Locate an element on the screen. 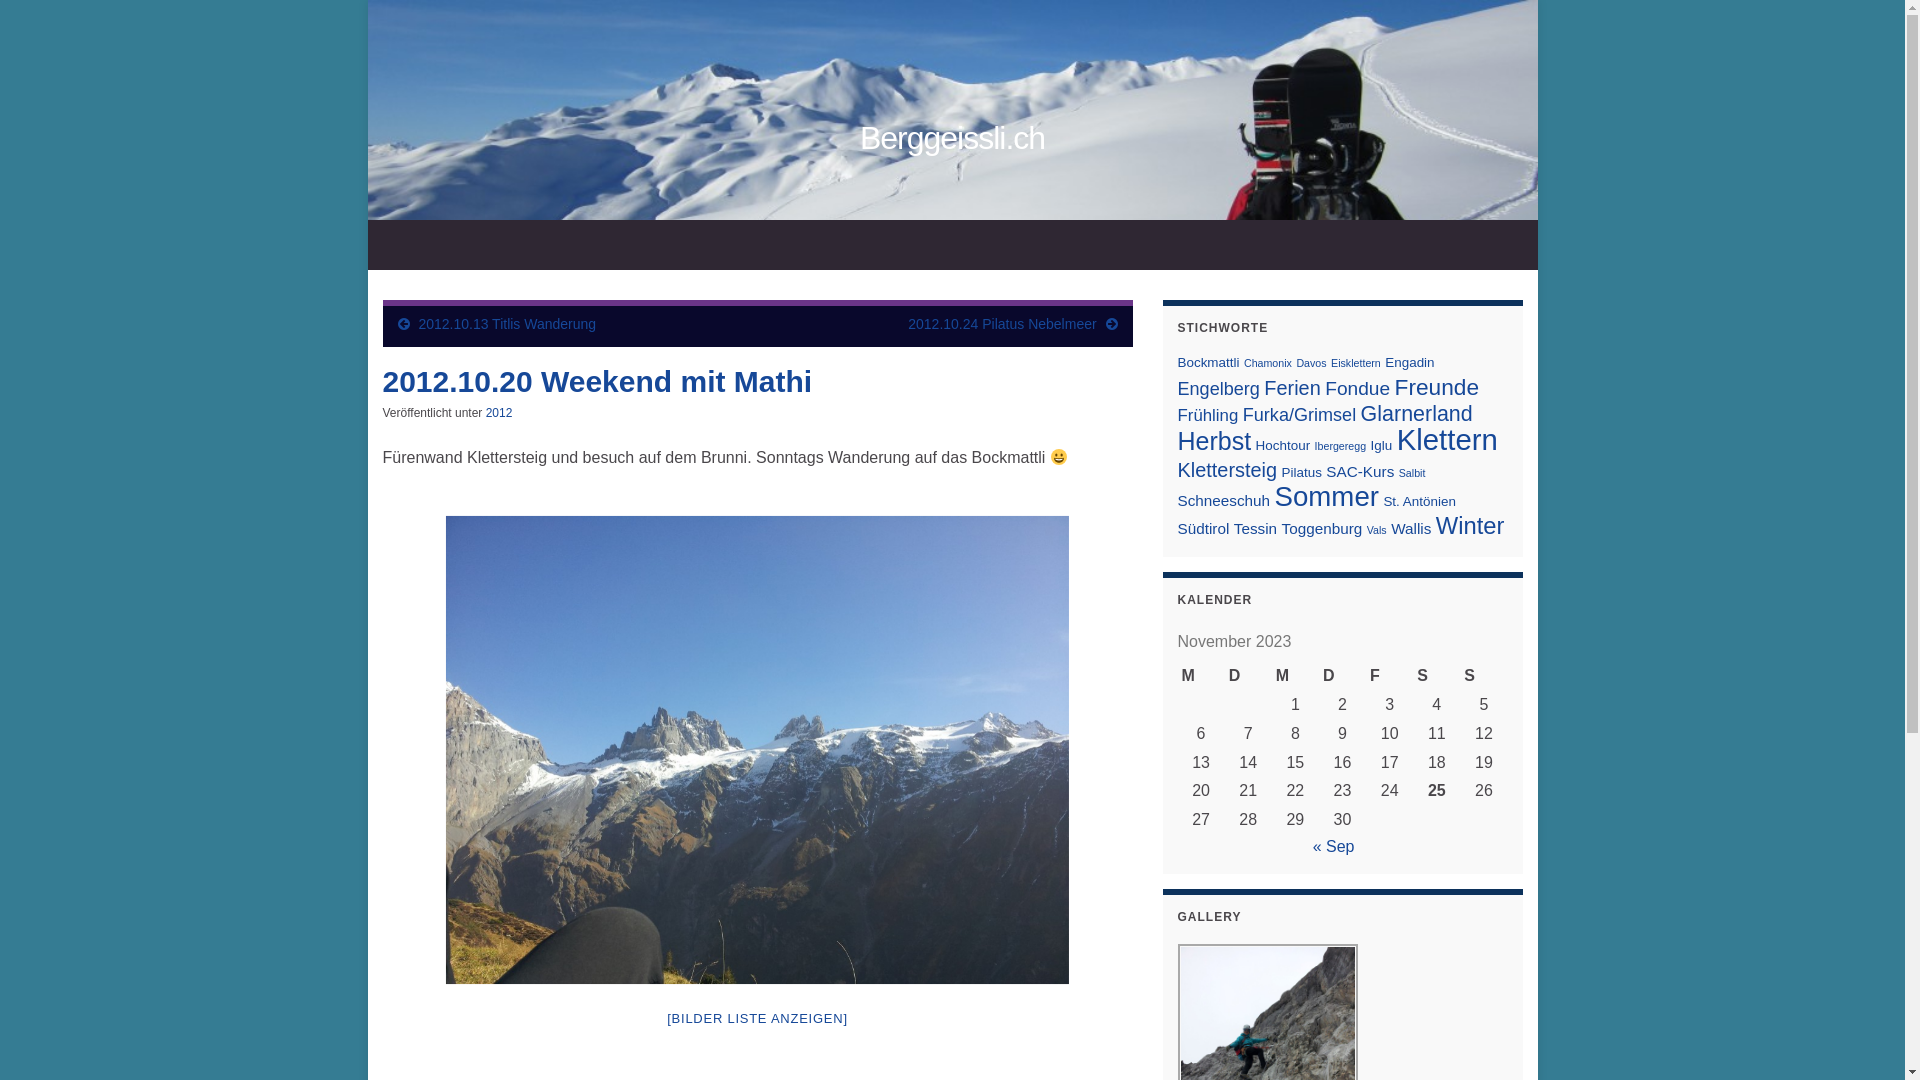  '[BILDER LISTE ANZEIGEN]' is located at coordinates (667, 1018).